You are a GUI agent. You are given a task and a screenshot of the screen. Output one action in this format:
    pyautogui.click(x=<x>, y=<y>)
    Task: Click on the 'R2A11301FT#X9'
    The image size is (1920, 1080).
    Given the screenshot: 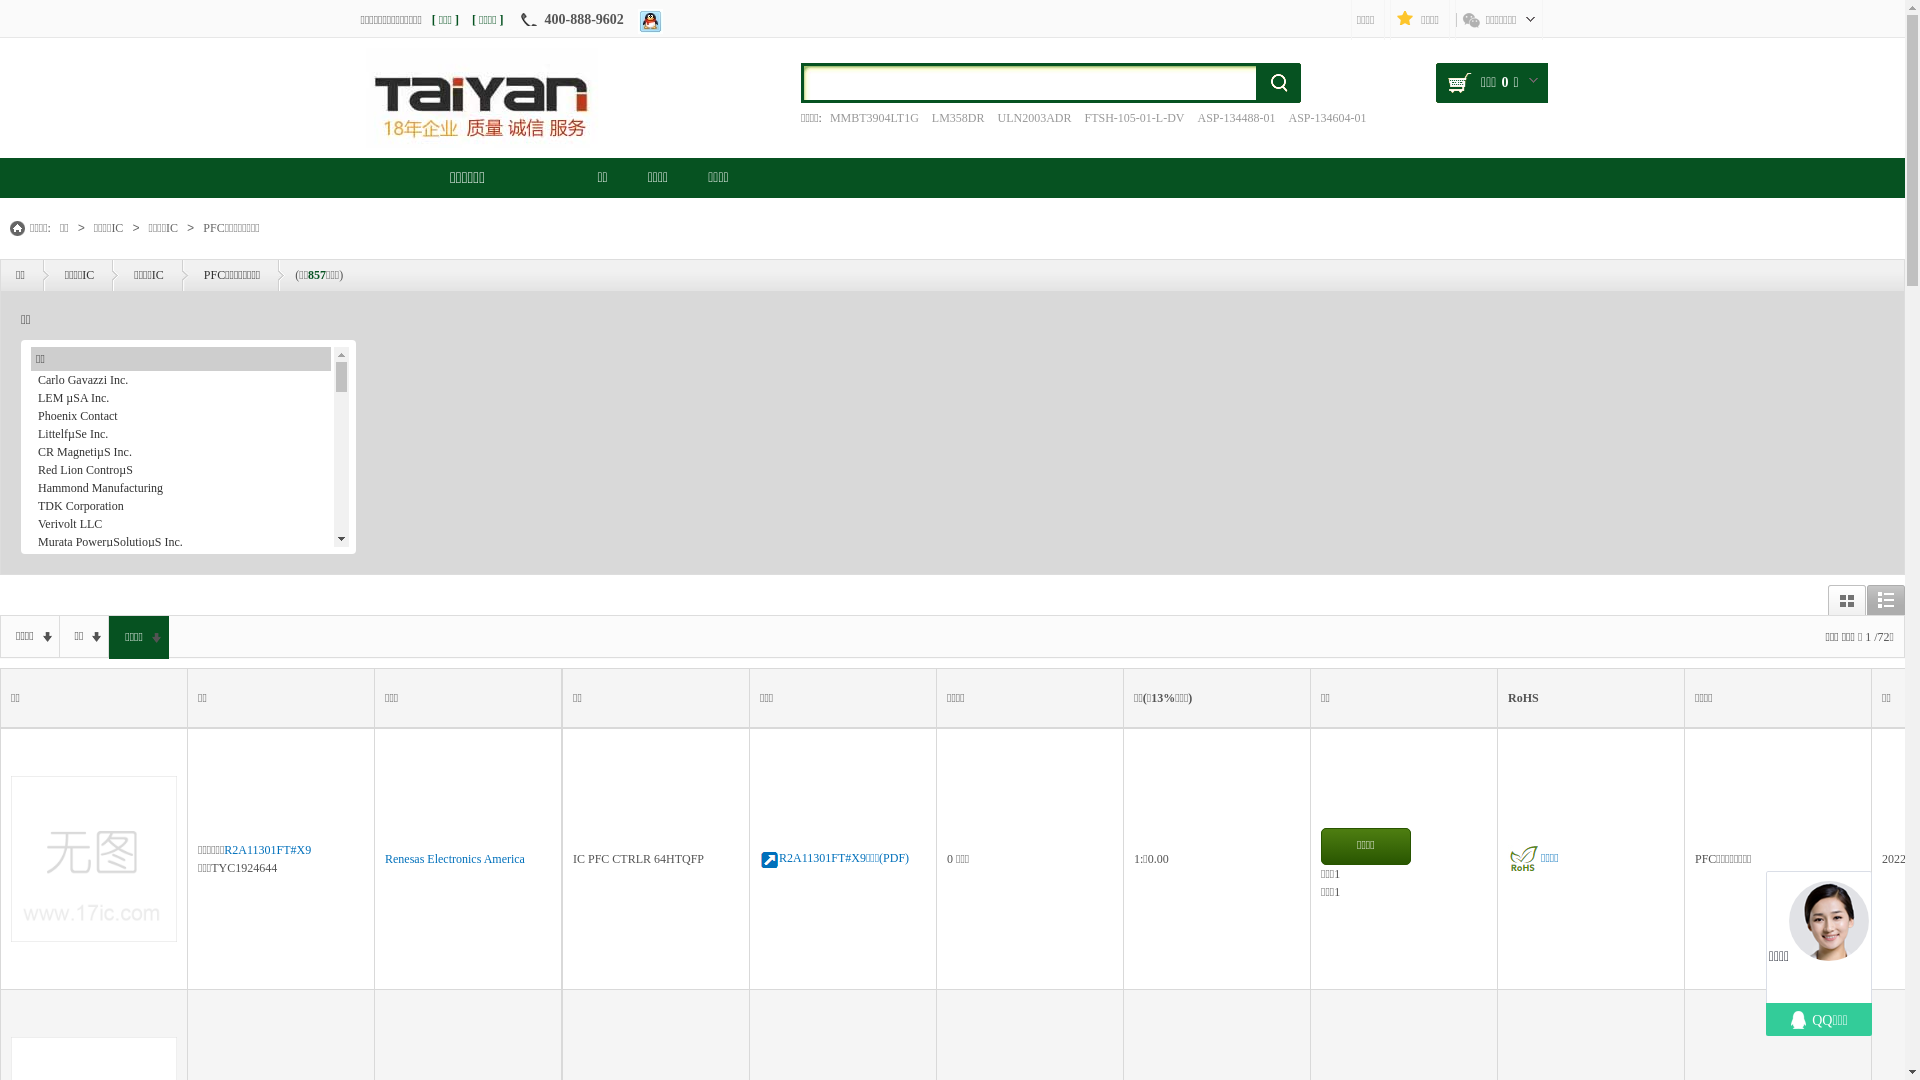 What is the action you would take?
    pyautogui.click(x=224, y=849)
    